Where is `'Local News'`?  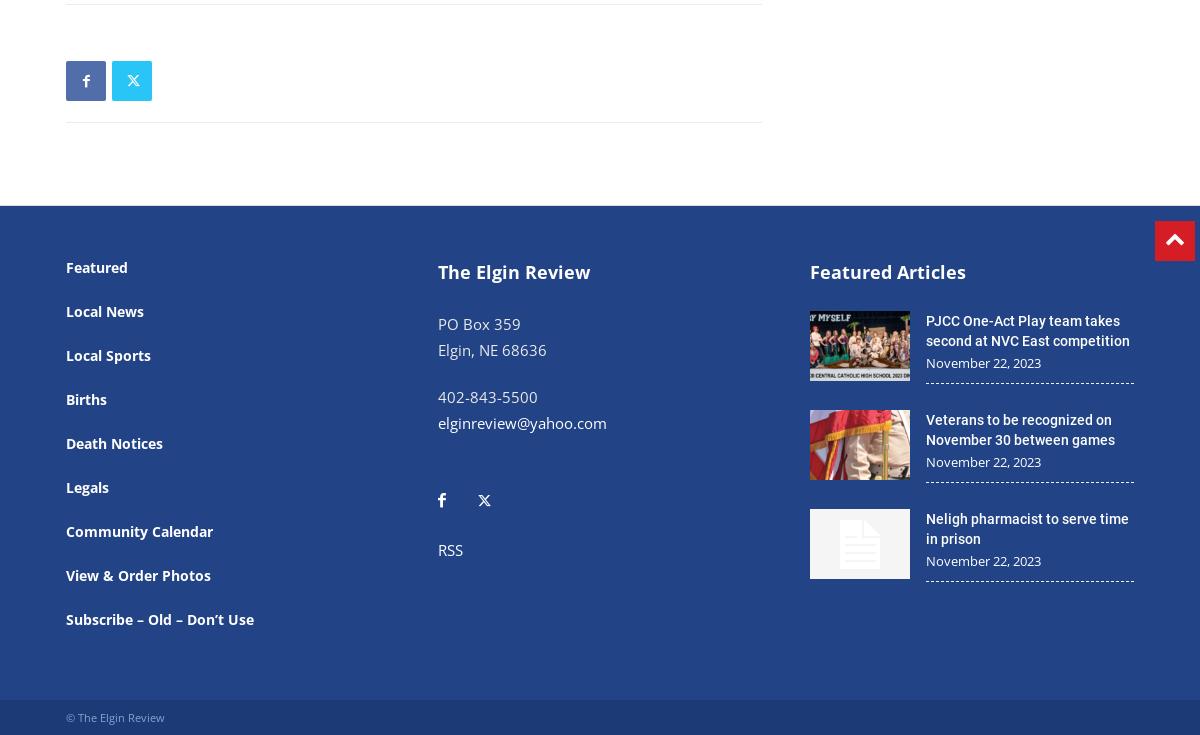
'Local News' is located at coordinates (66, 311).